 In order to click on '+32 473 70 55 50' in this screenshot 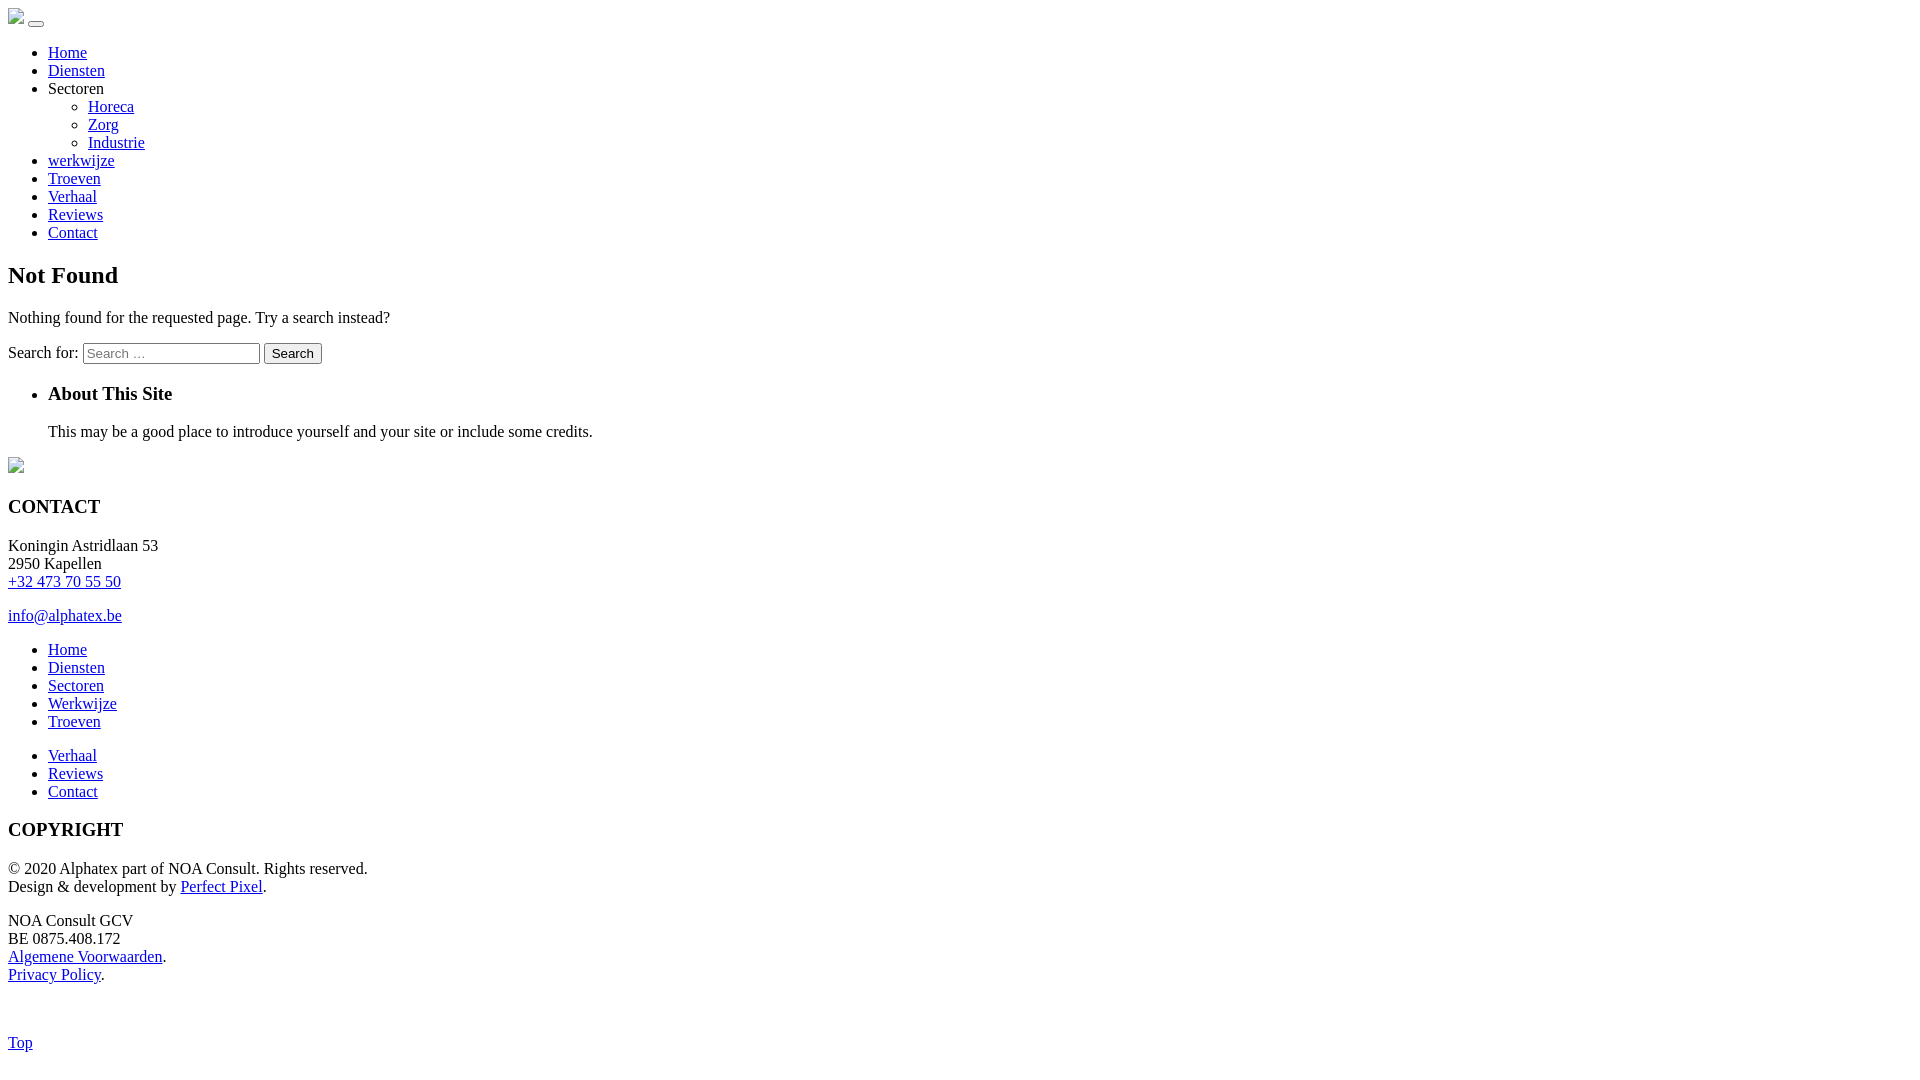, I will do `click(64, 581)`.